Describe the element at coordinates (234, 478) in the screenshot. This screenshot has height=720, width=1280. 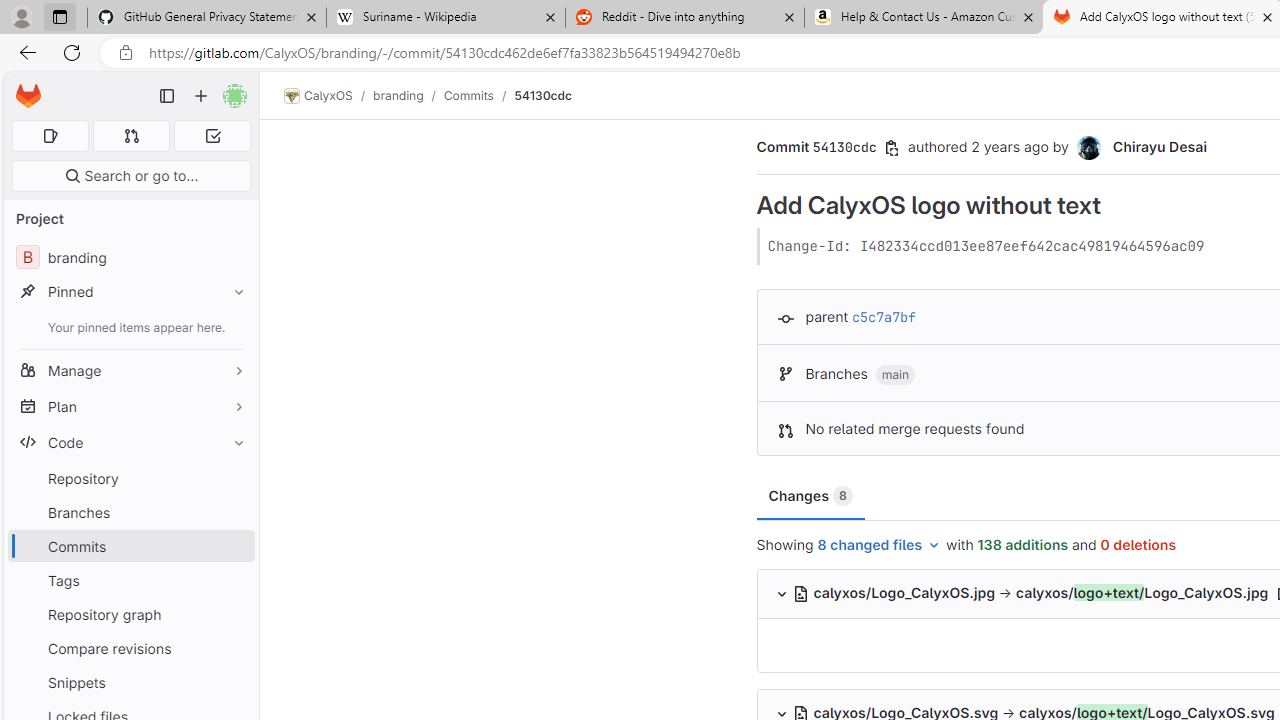
I see `'Pin Repository'` at that location.